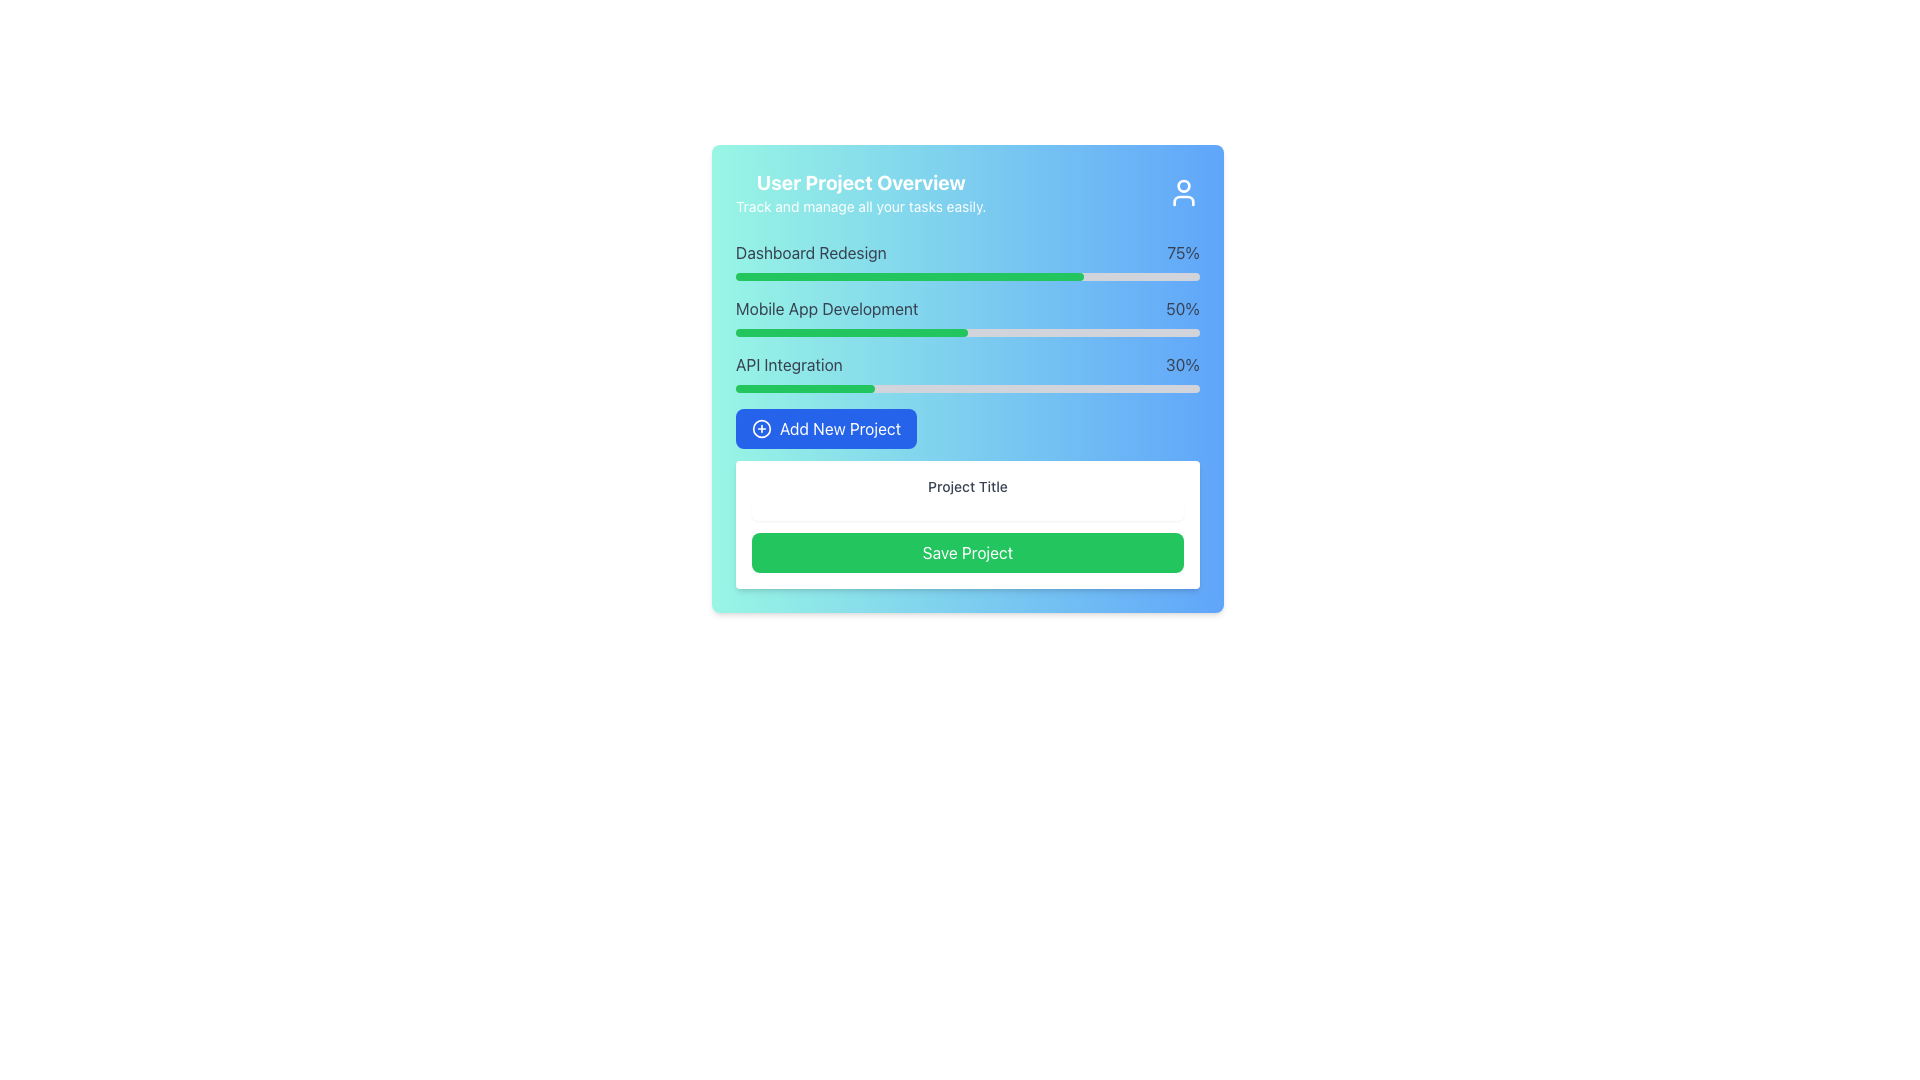  I want to click on the submit button located directly below the 'Project Title' text input field, so click(968, 552).